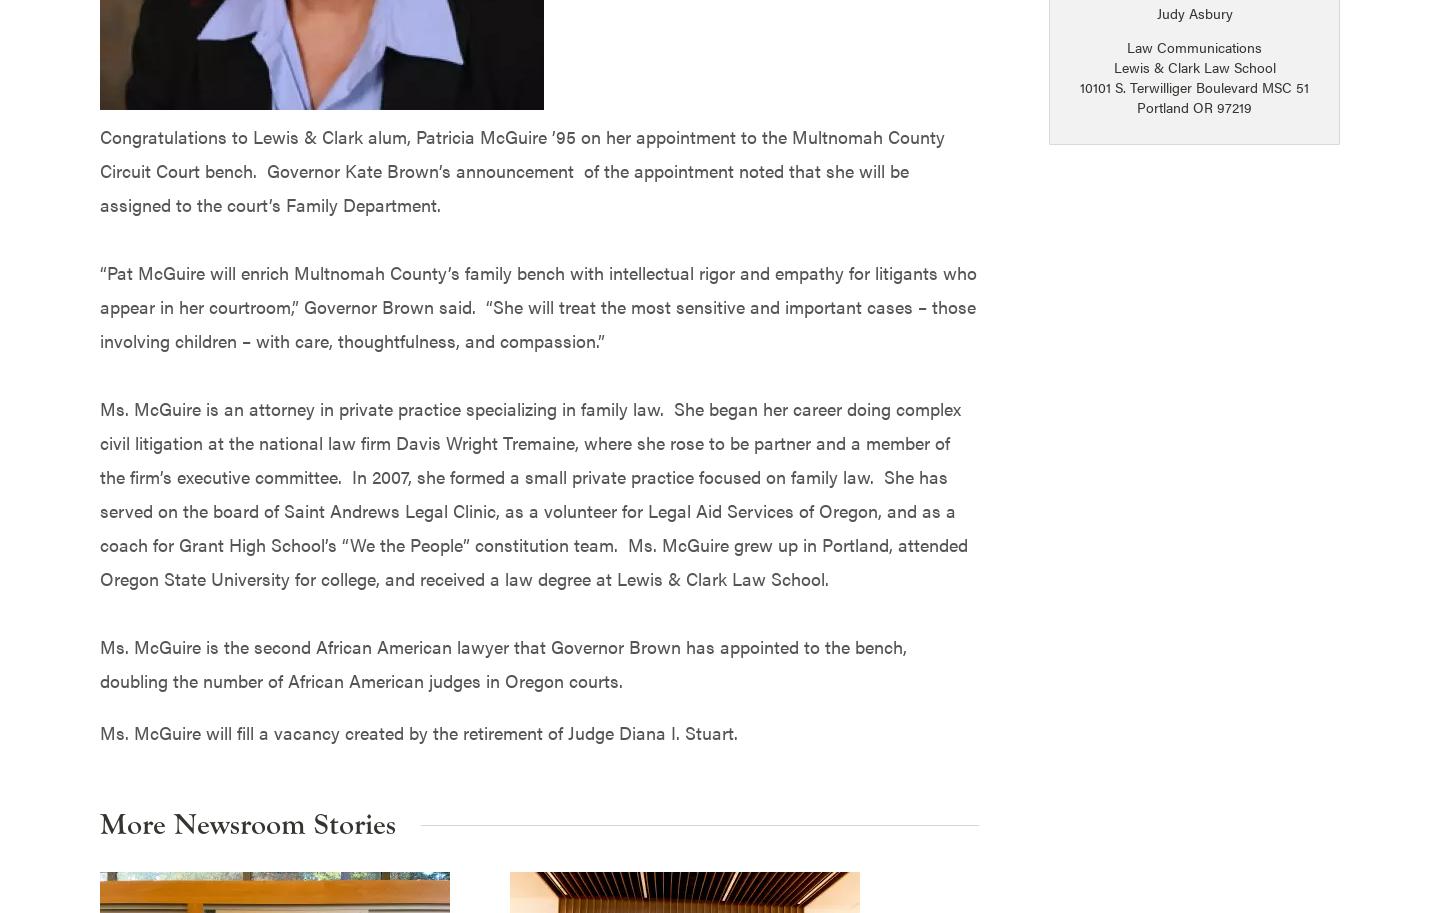 Image resolution: width=1440 pixels, height=913 pixels. I want to click on 'Congratulations to Lewis & Clark alum, Patricia McGuire ’95 on her appointment to the Multnomah County Circuit Court bench.  Governor Kate Brown’s announcement  of the appointment noted that she will be assigned to the court’s Family Department.', so click(521, 169).